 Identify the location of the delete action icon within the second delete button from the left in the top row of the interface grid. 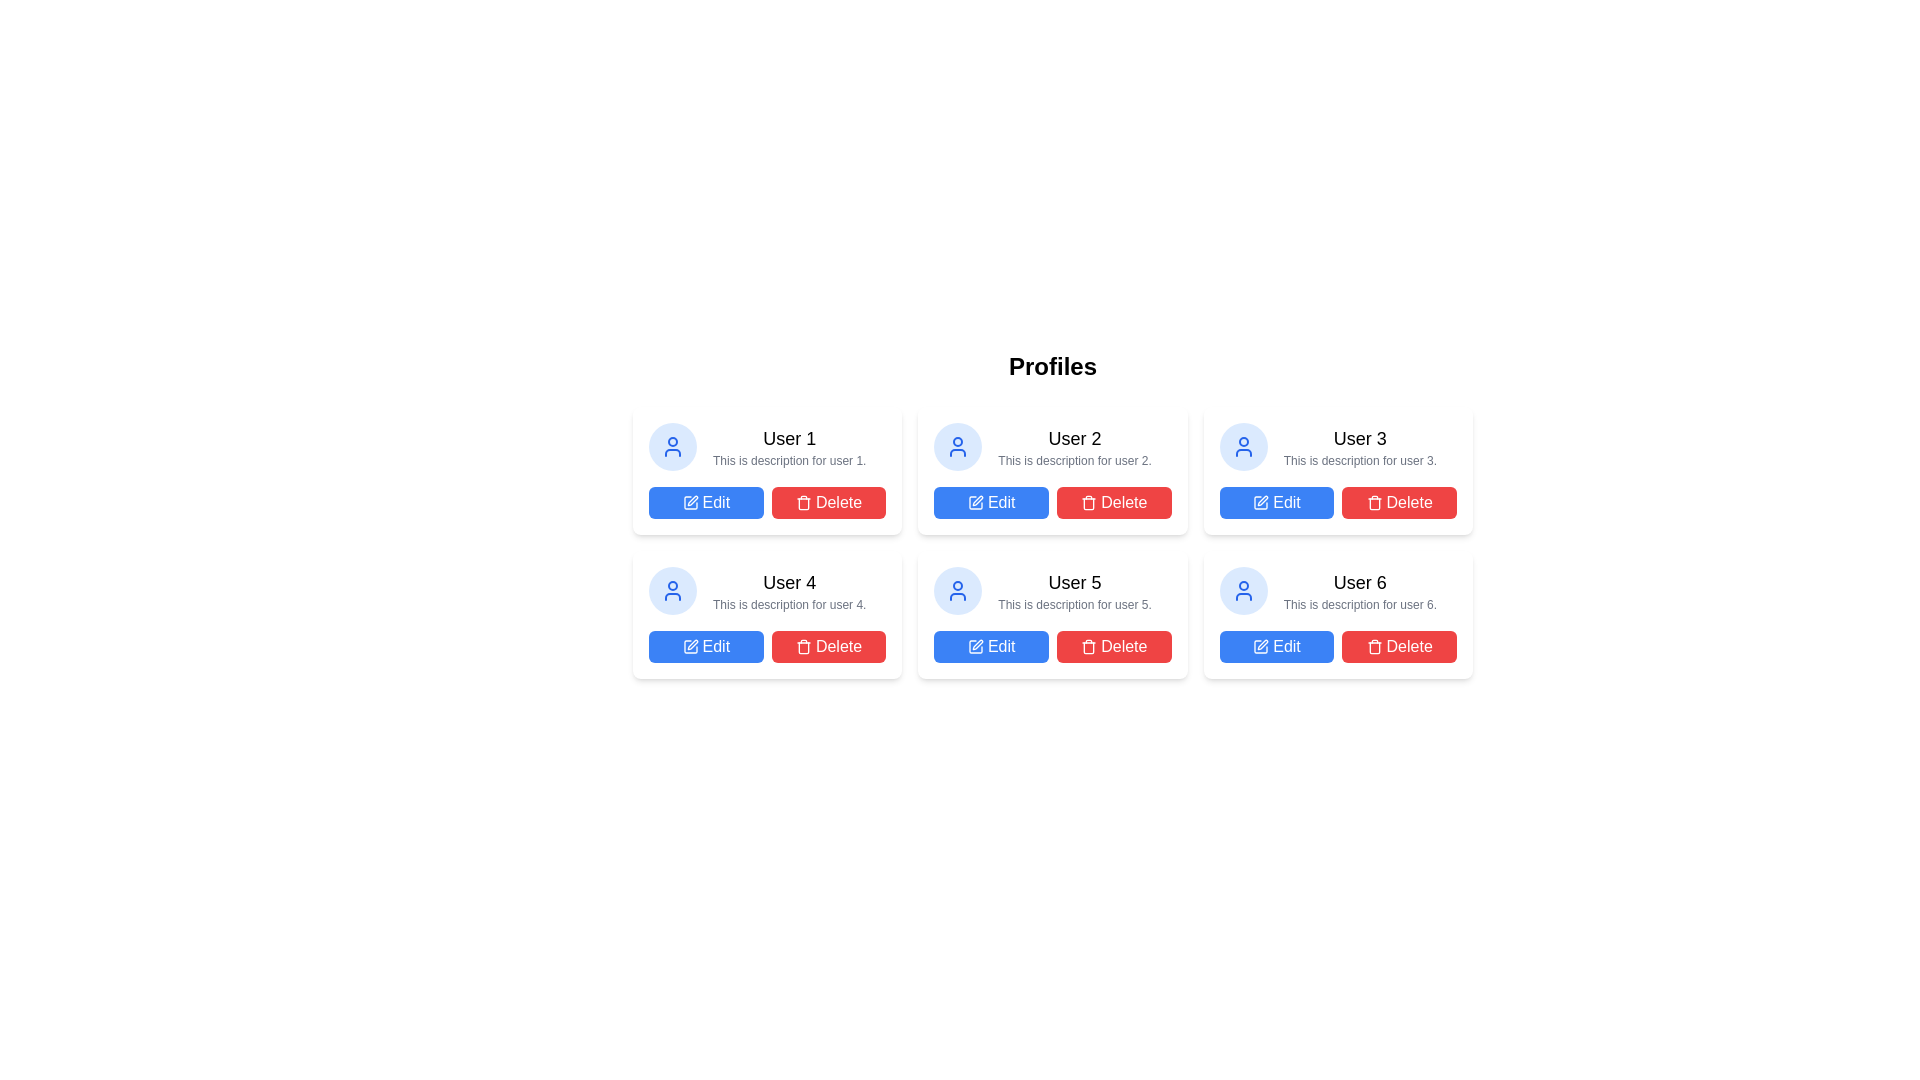
(803, 647).